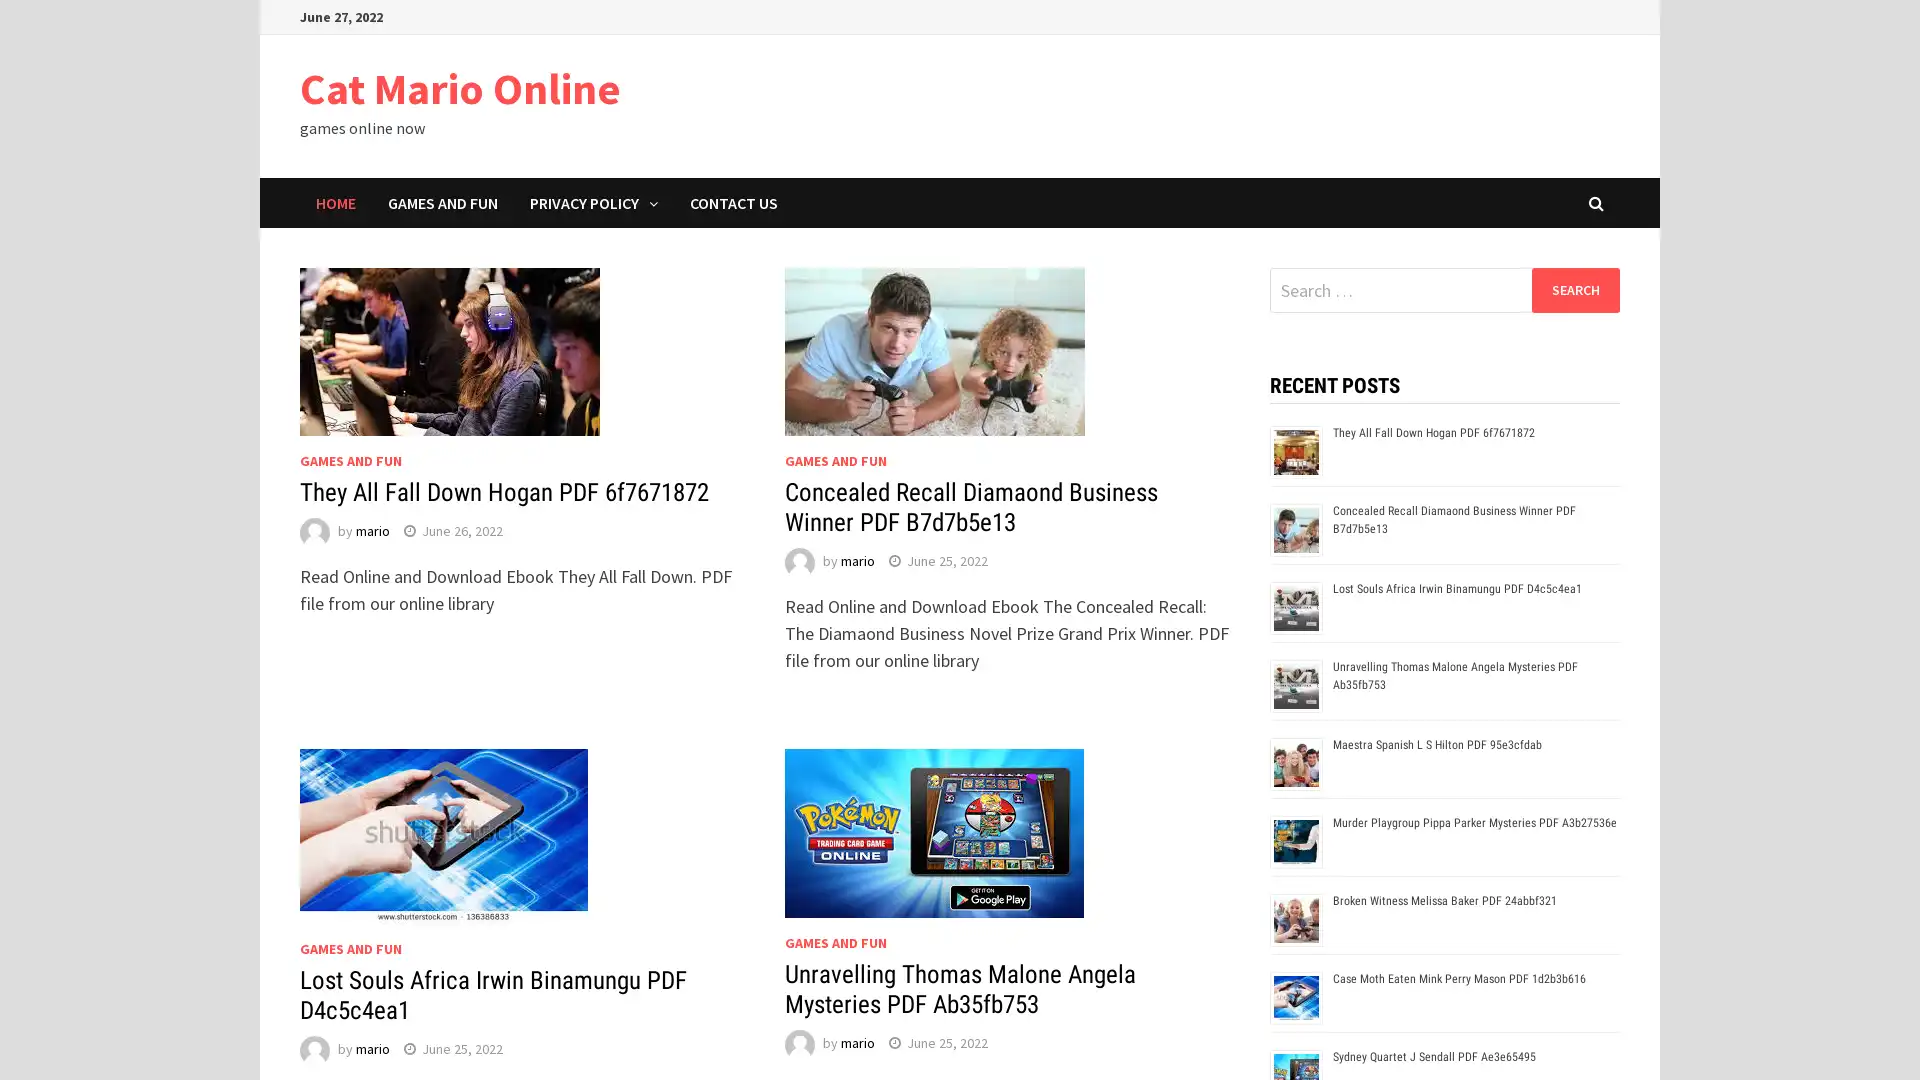  I want to click on Search, so click(1574, 289).